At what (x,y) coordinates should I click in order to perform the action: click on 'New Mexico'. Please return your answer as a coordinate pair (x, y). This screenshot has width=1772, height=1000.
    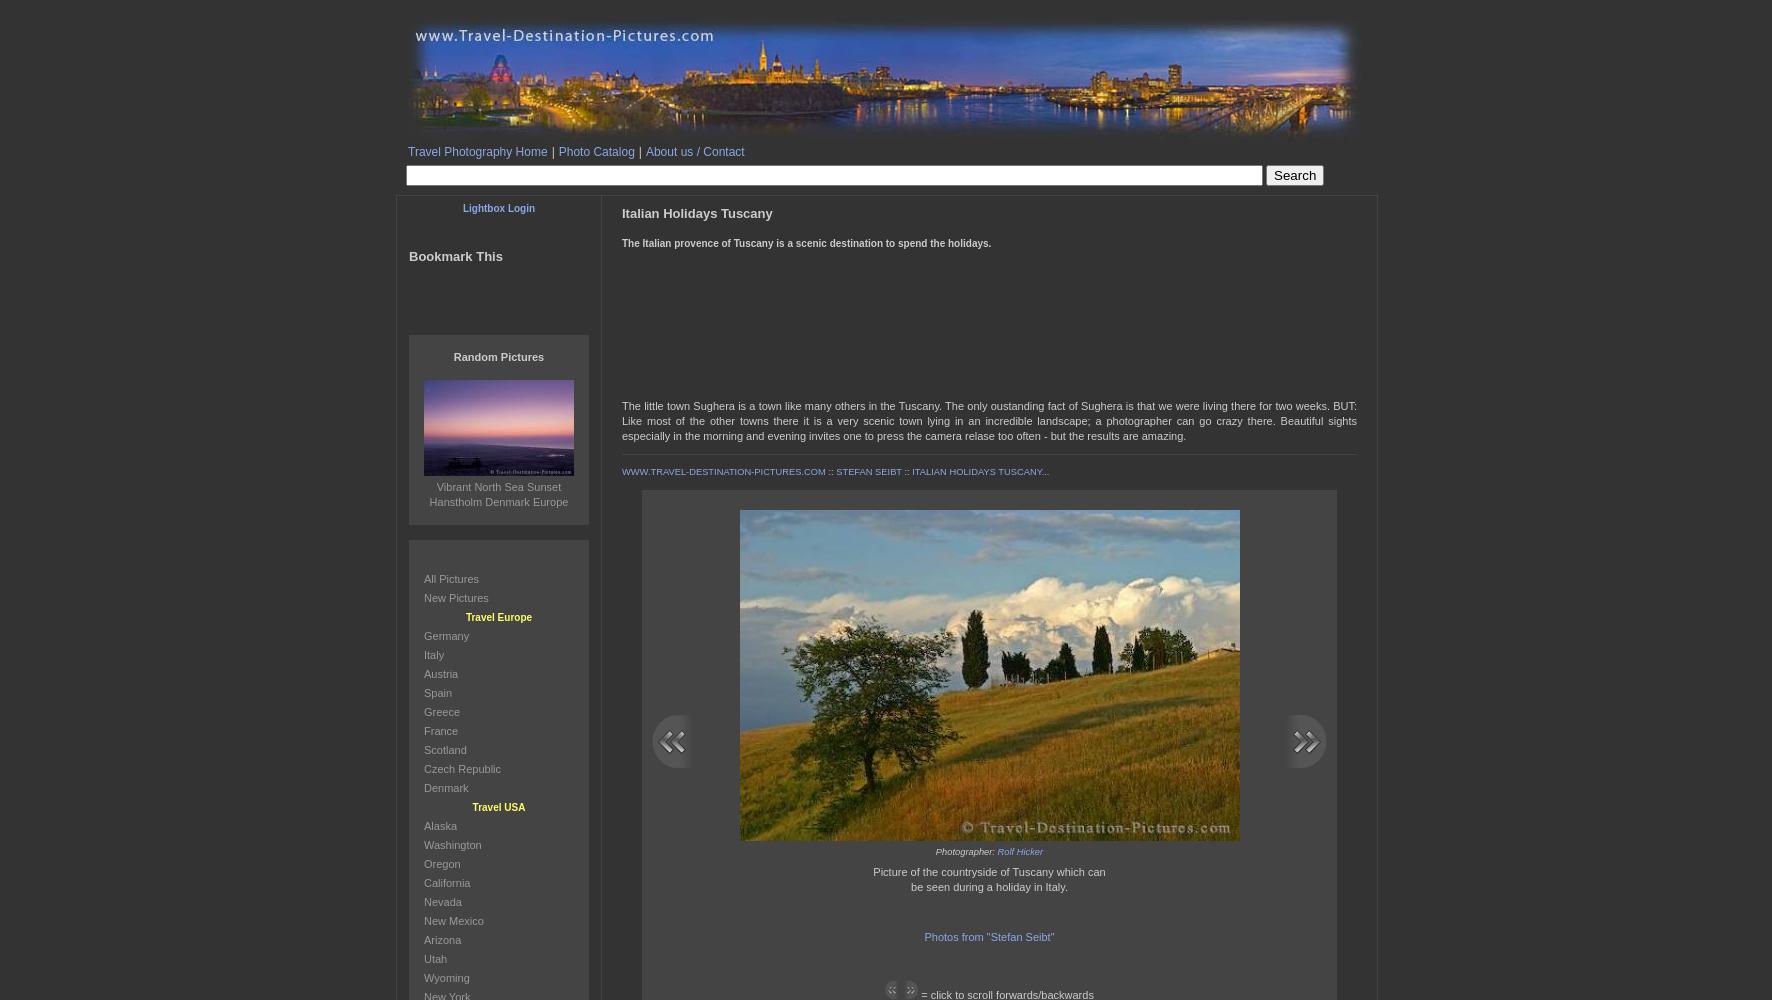
    Looking at the image, I should click on (452, 921).